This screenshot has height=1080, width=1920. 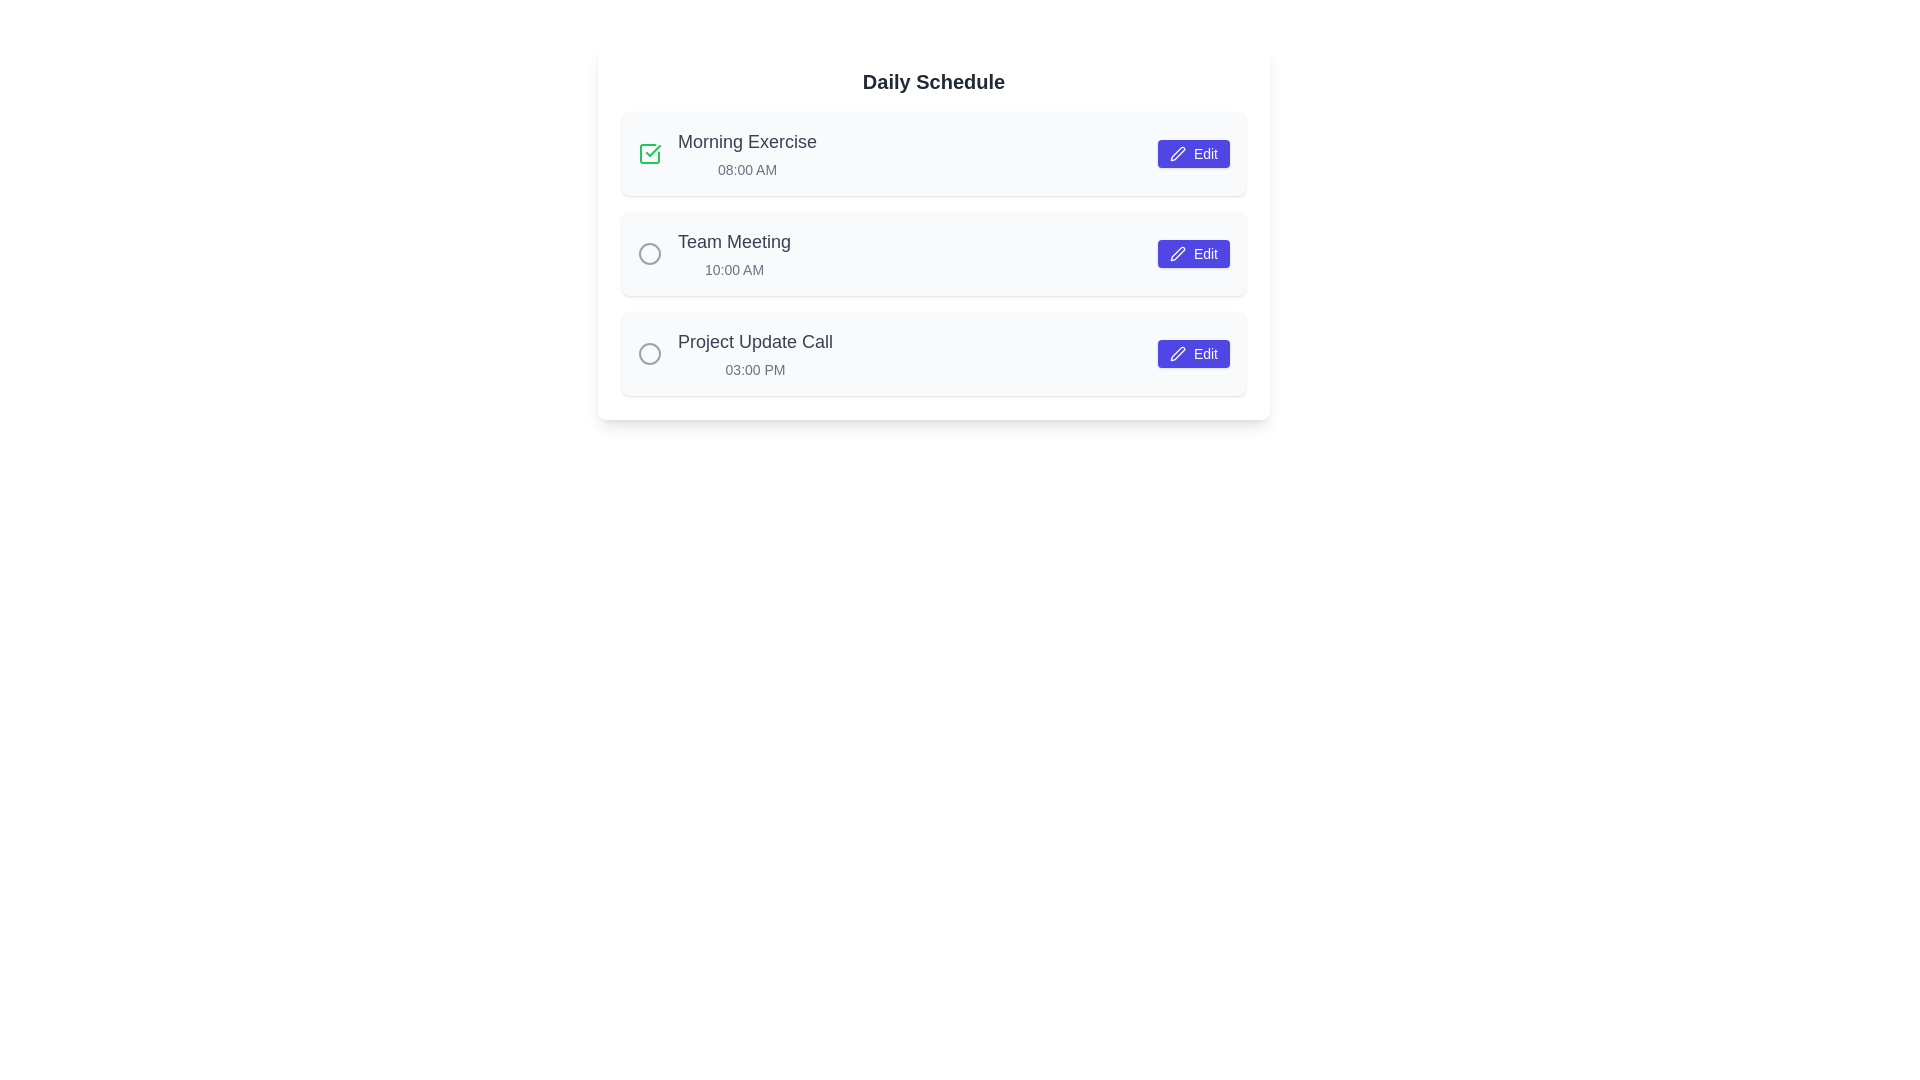 What do you see at coordinates (1177, 353) in the screenshot?
I see `the pen icon that indicates the 'Edit' button, located to the left of 'Edit' in the 'Project Update Call' item of the vertical list` at bounding box center [1177, 353].